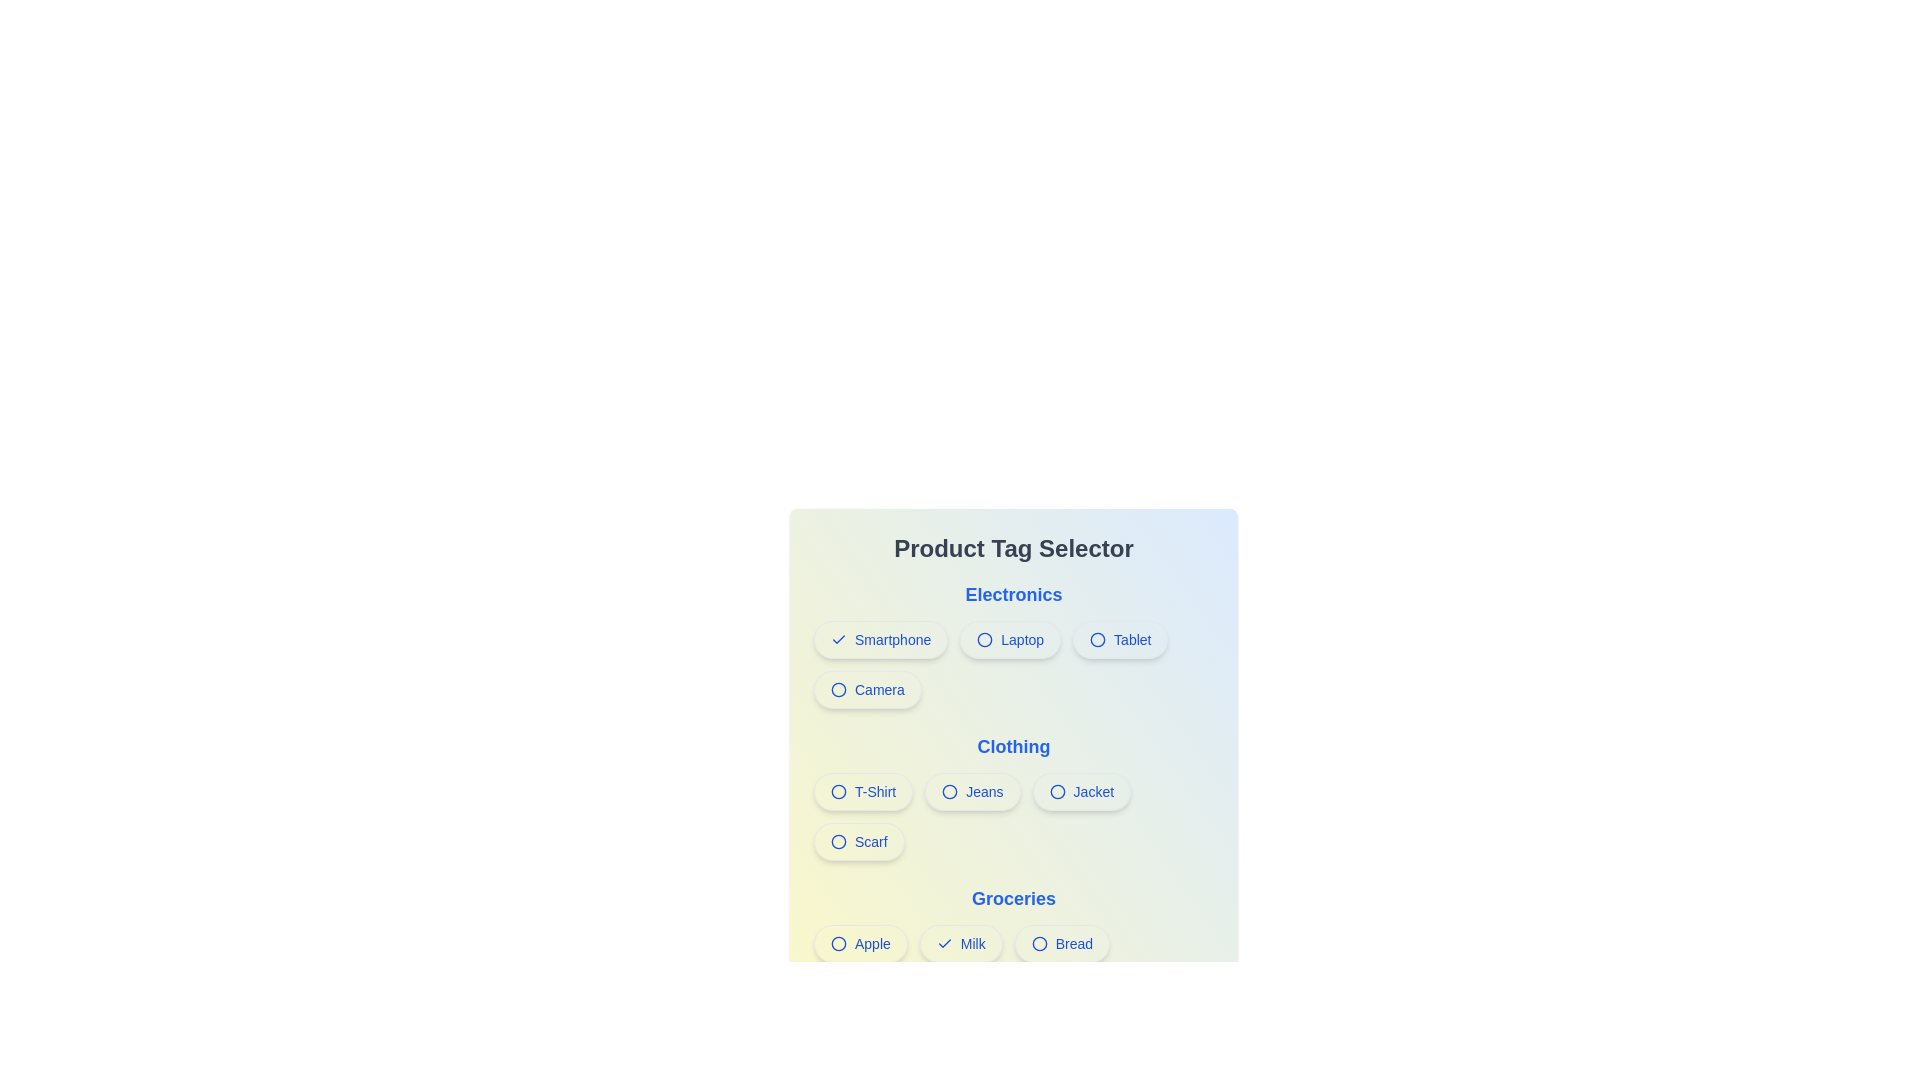 This screenshot has height=1080, width=1920. Describe the element at coordinates (839, 689) in the screenshot. I see `the SVG icon that visually represents the 'Camera' tag in the 'Electronics' section of the 'Product Tag Selector' interface, located to the left of the 'Camera' text label` at that location.